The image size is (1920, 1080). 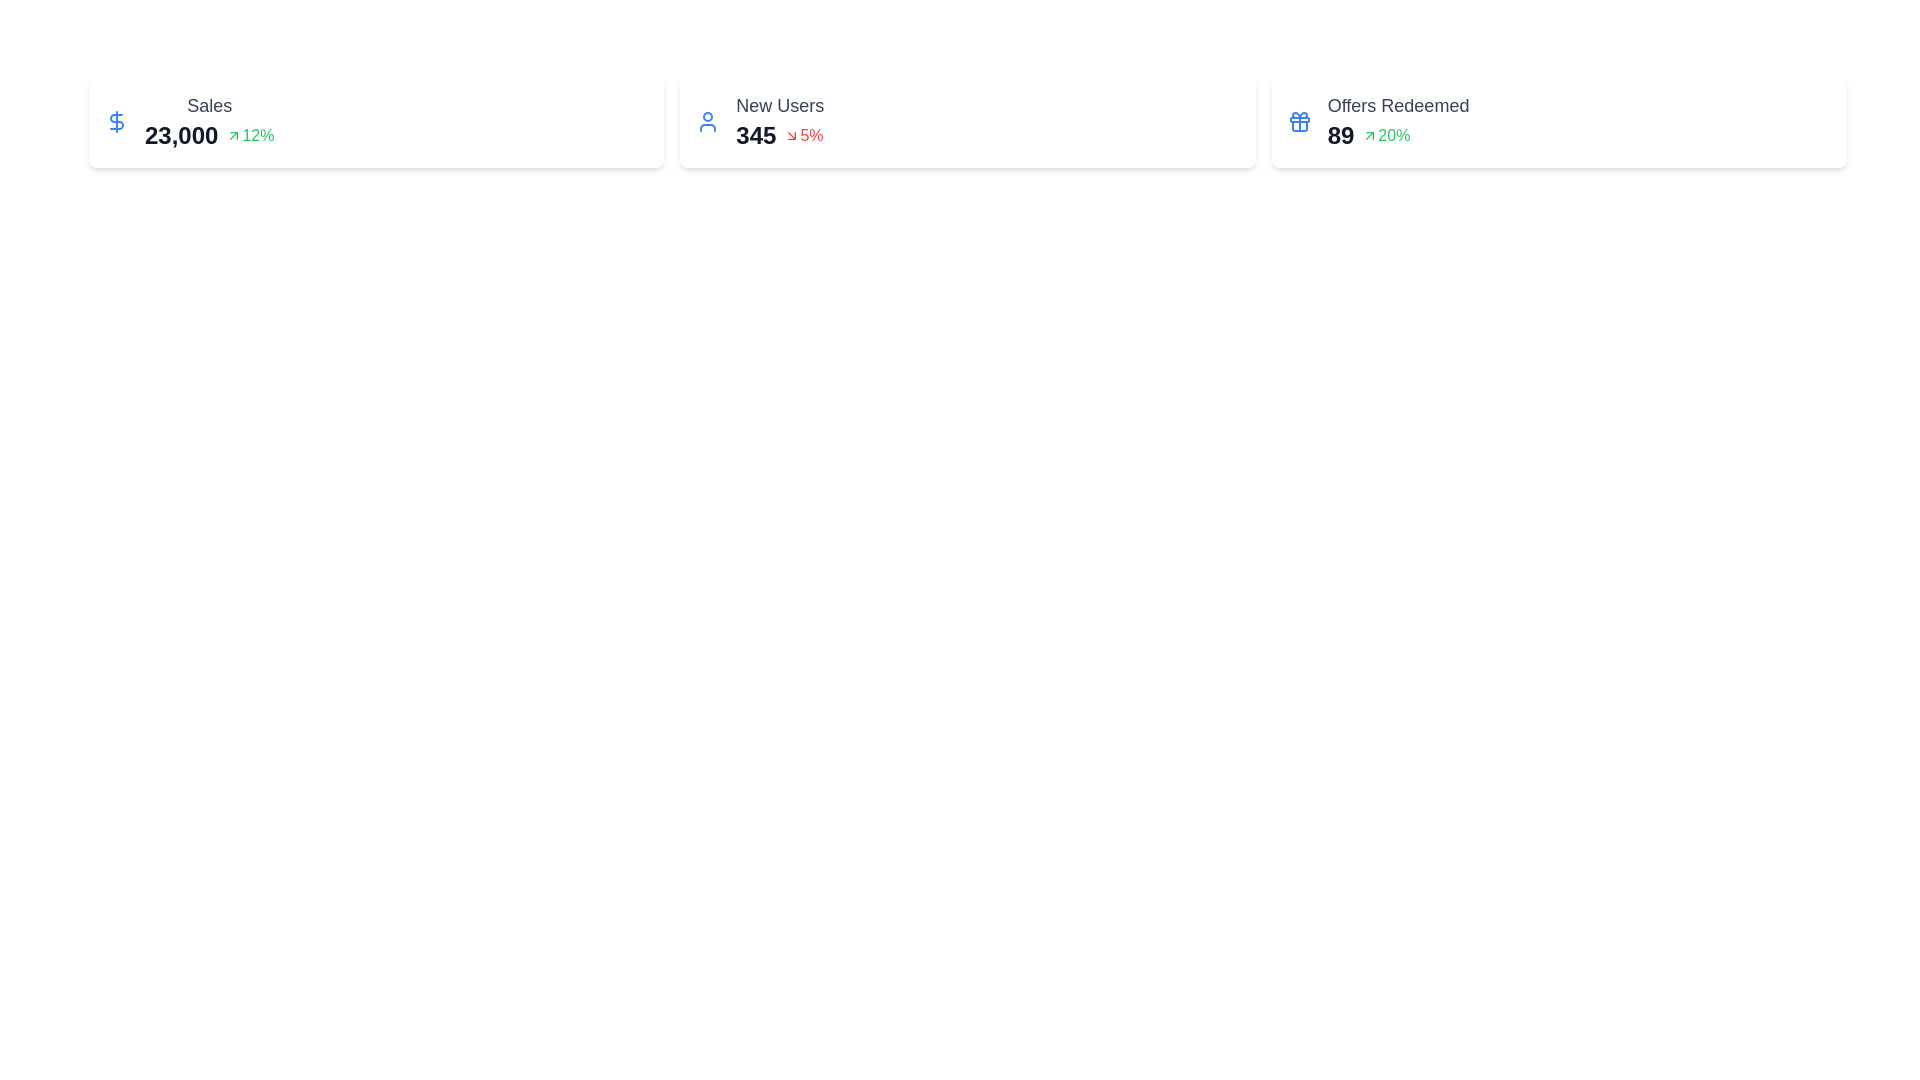 I want to click on the green '12%' text label with an arrow icon, which indicates the percentage growth associated with the 'Sales' metric, positioned to the right of the numeric '23,000' text within the 'Sales' summary card, so click(x=249, y=135).